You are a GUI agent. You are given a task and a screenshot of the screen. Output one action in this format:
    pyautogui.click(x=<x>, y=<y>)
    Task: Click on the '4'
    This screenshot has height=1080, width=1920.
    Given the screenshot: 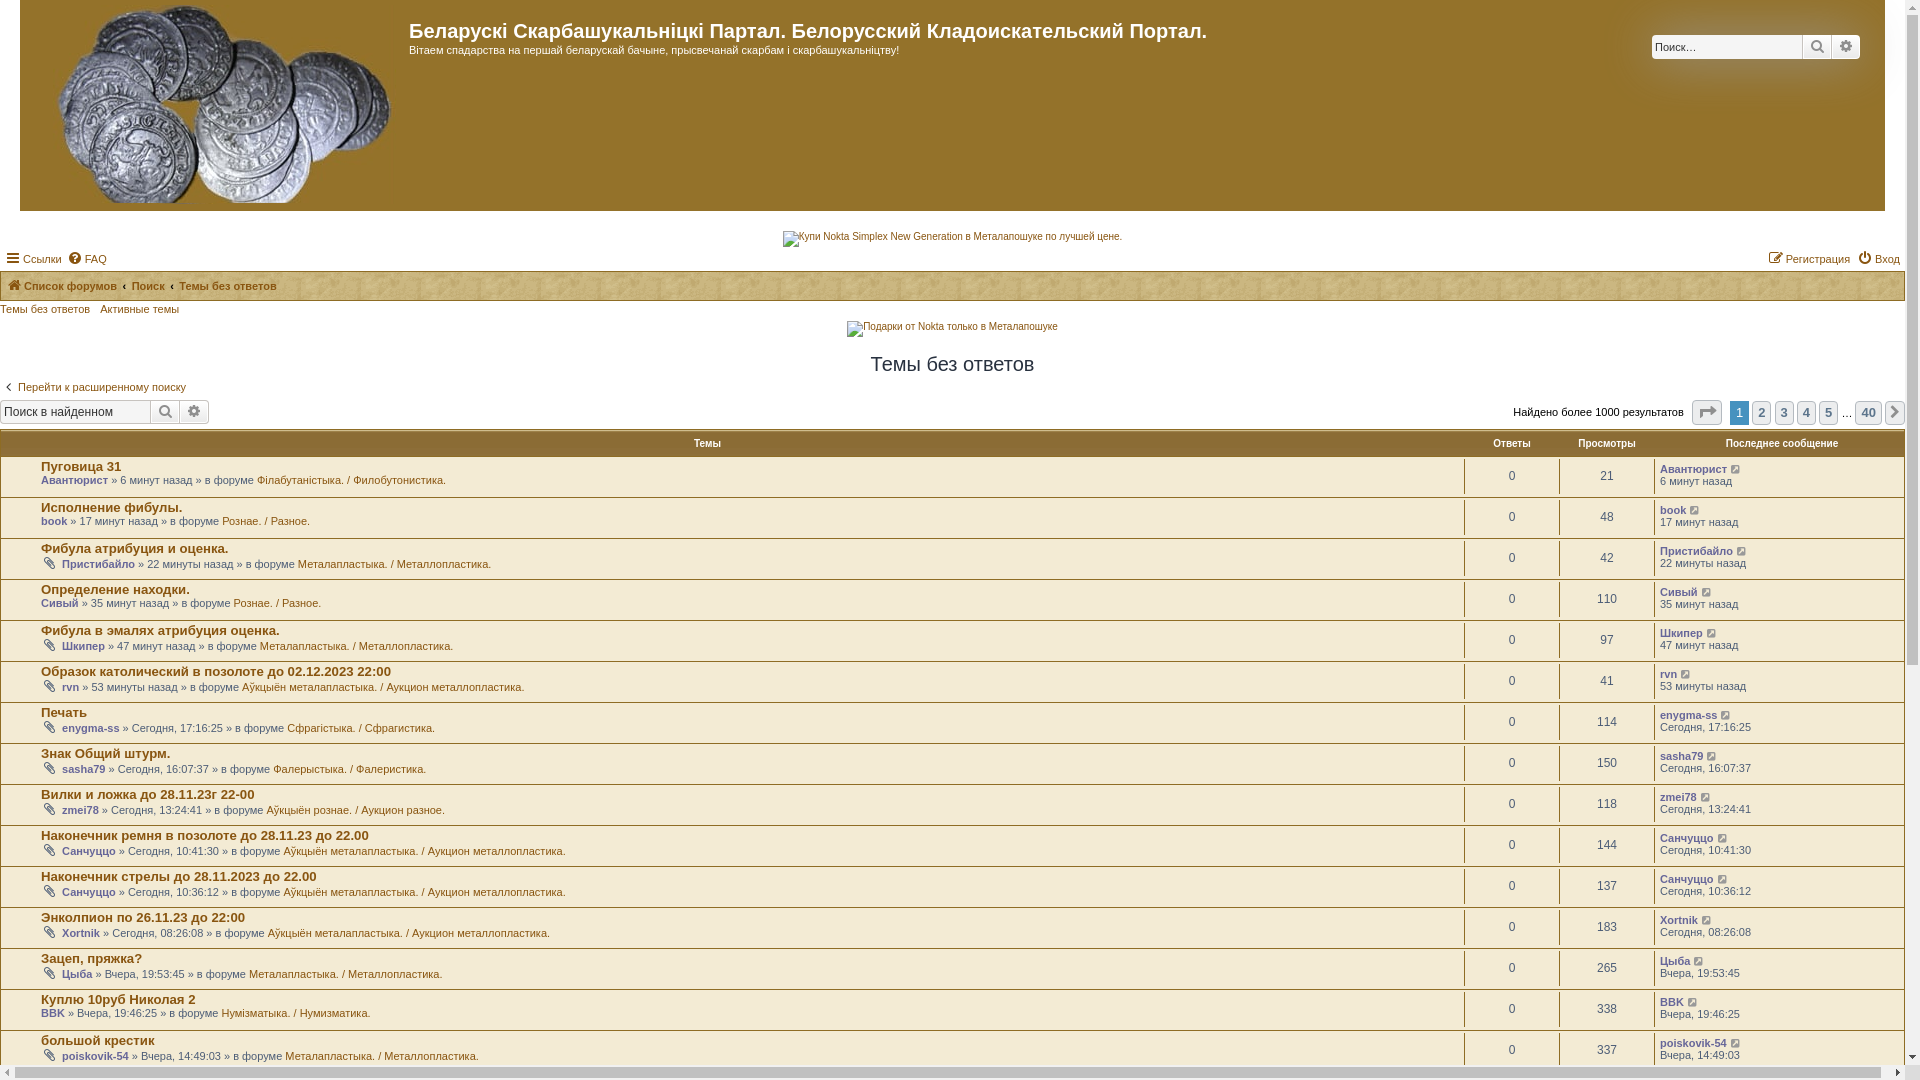 What is the action you would take?
    pyautogui.click(x=1796, y=411)
    